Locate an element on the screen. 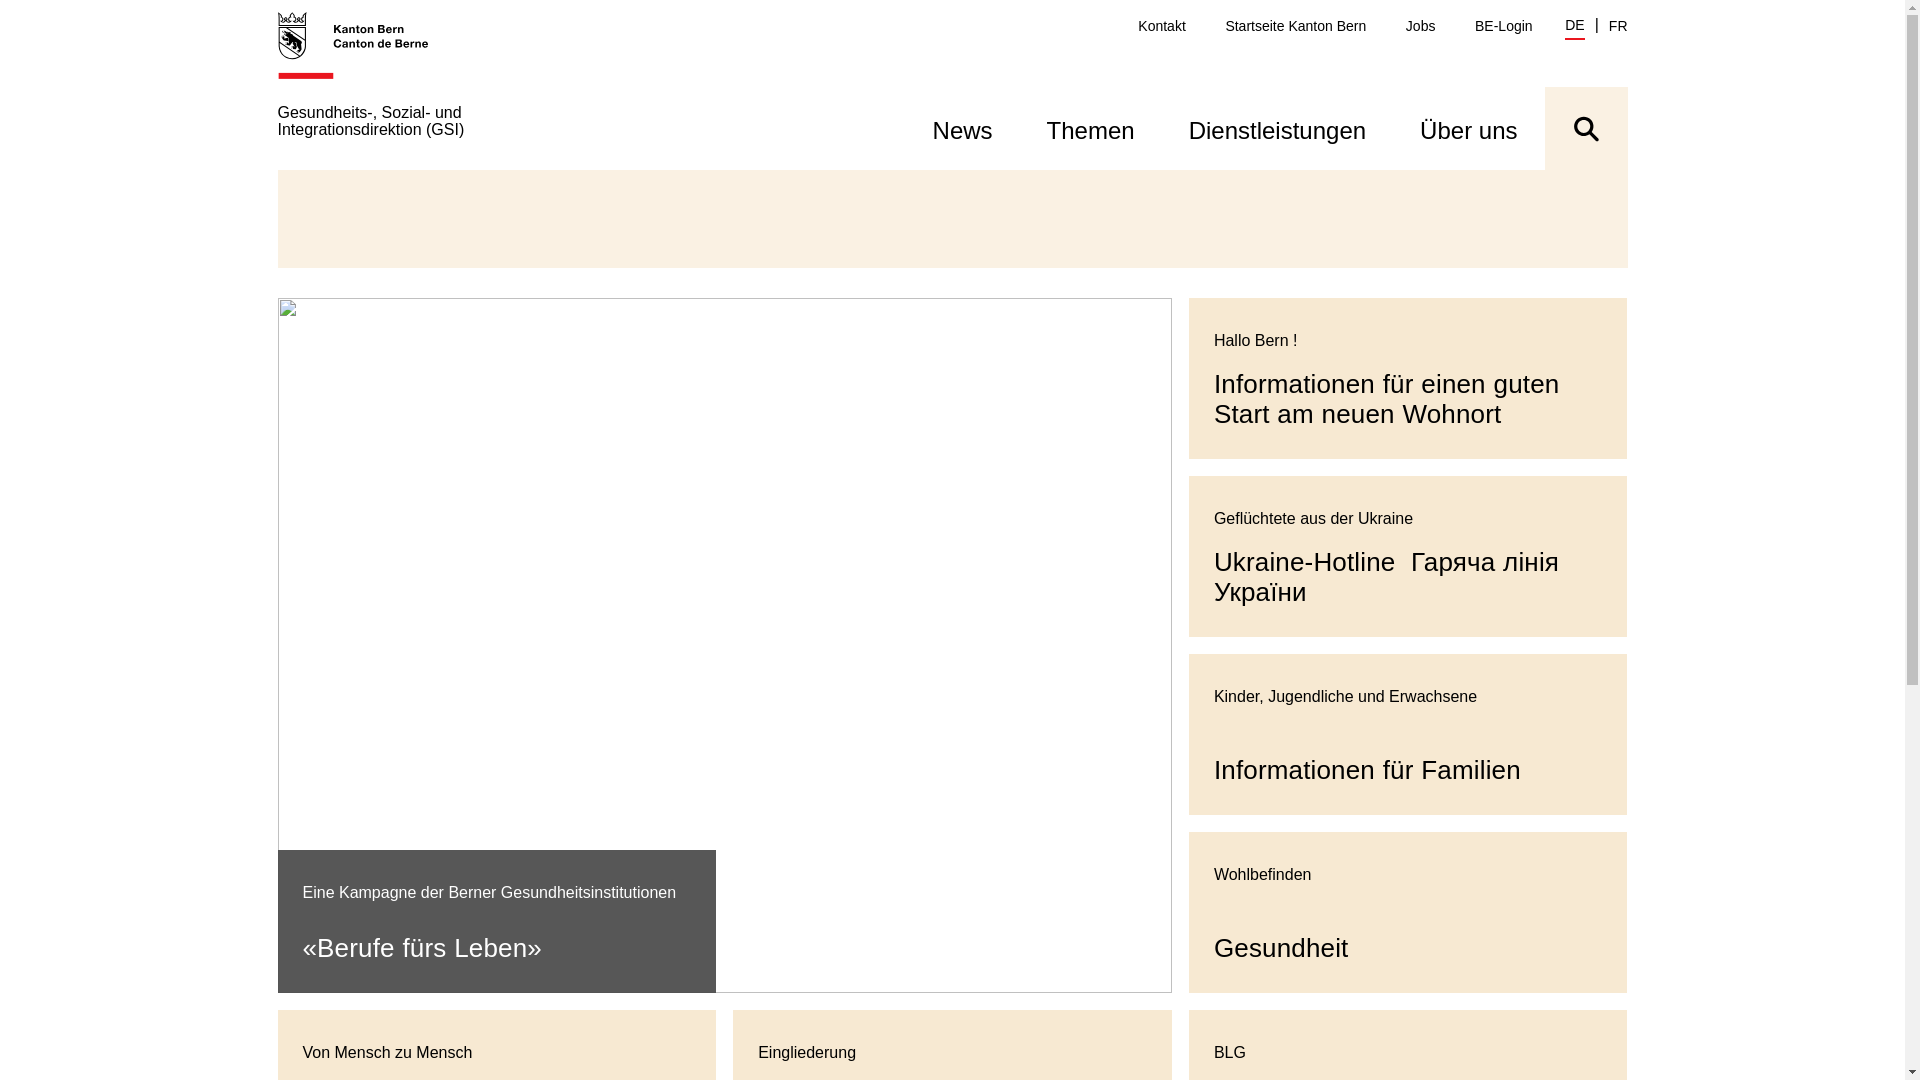 The height and width of the screenshot is (1080, 1920). 'Gesundheits-, Sozial- und Integrationsdirektion (GSI)' is located at coordinates (436, 88).